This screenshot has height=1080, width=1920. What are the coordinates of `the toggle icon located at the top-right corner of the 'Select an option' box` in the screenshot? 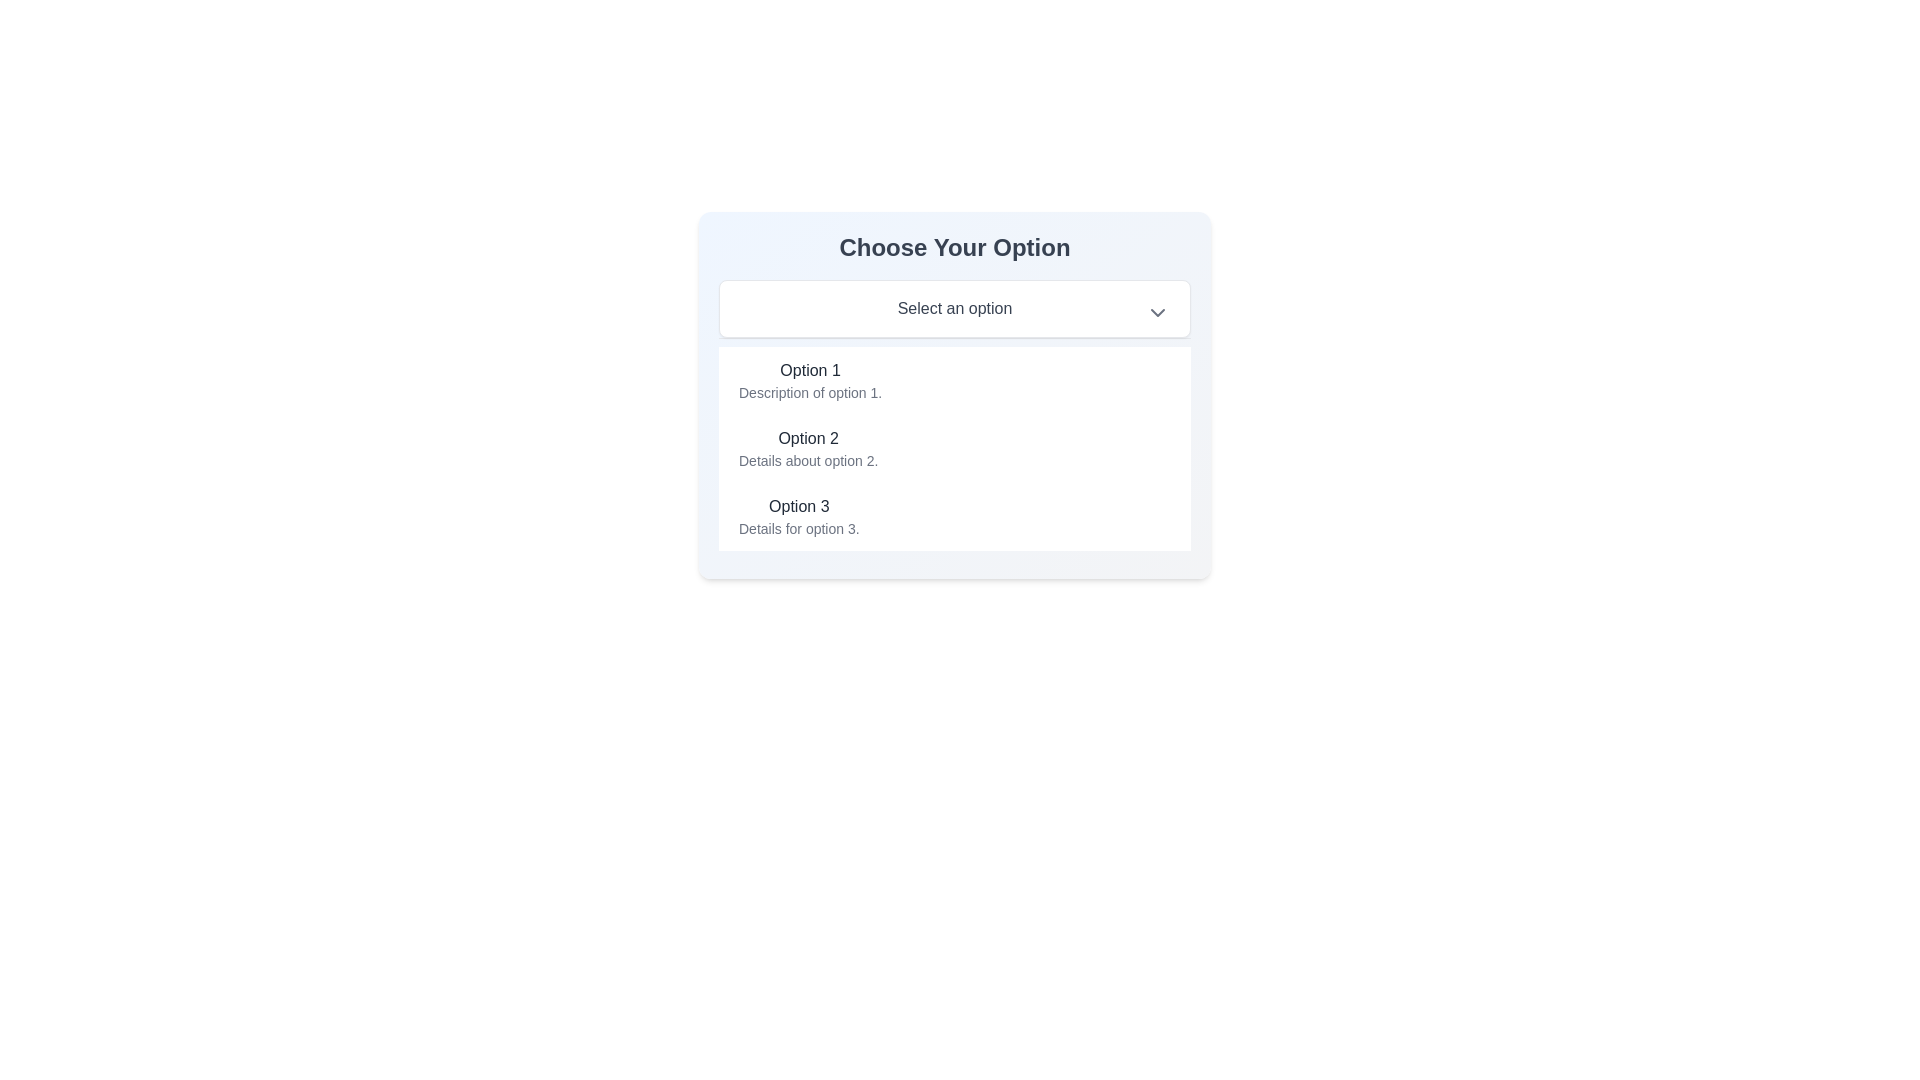 It's located at (1157, 312).